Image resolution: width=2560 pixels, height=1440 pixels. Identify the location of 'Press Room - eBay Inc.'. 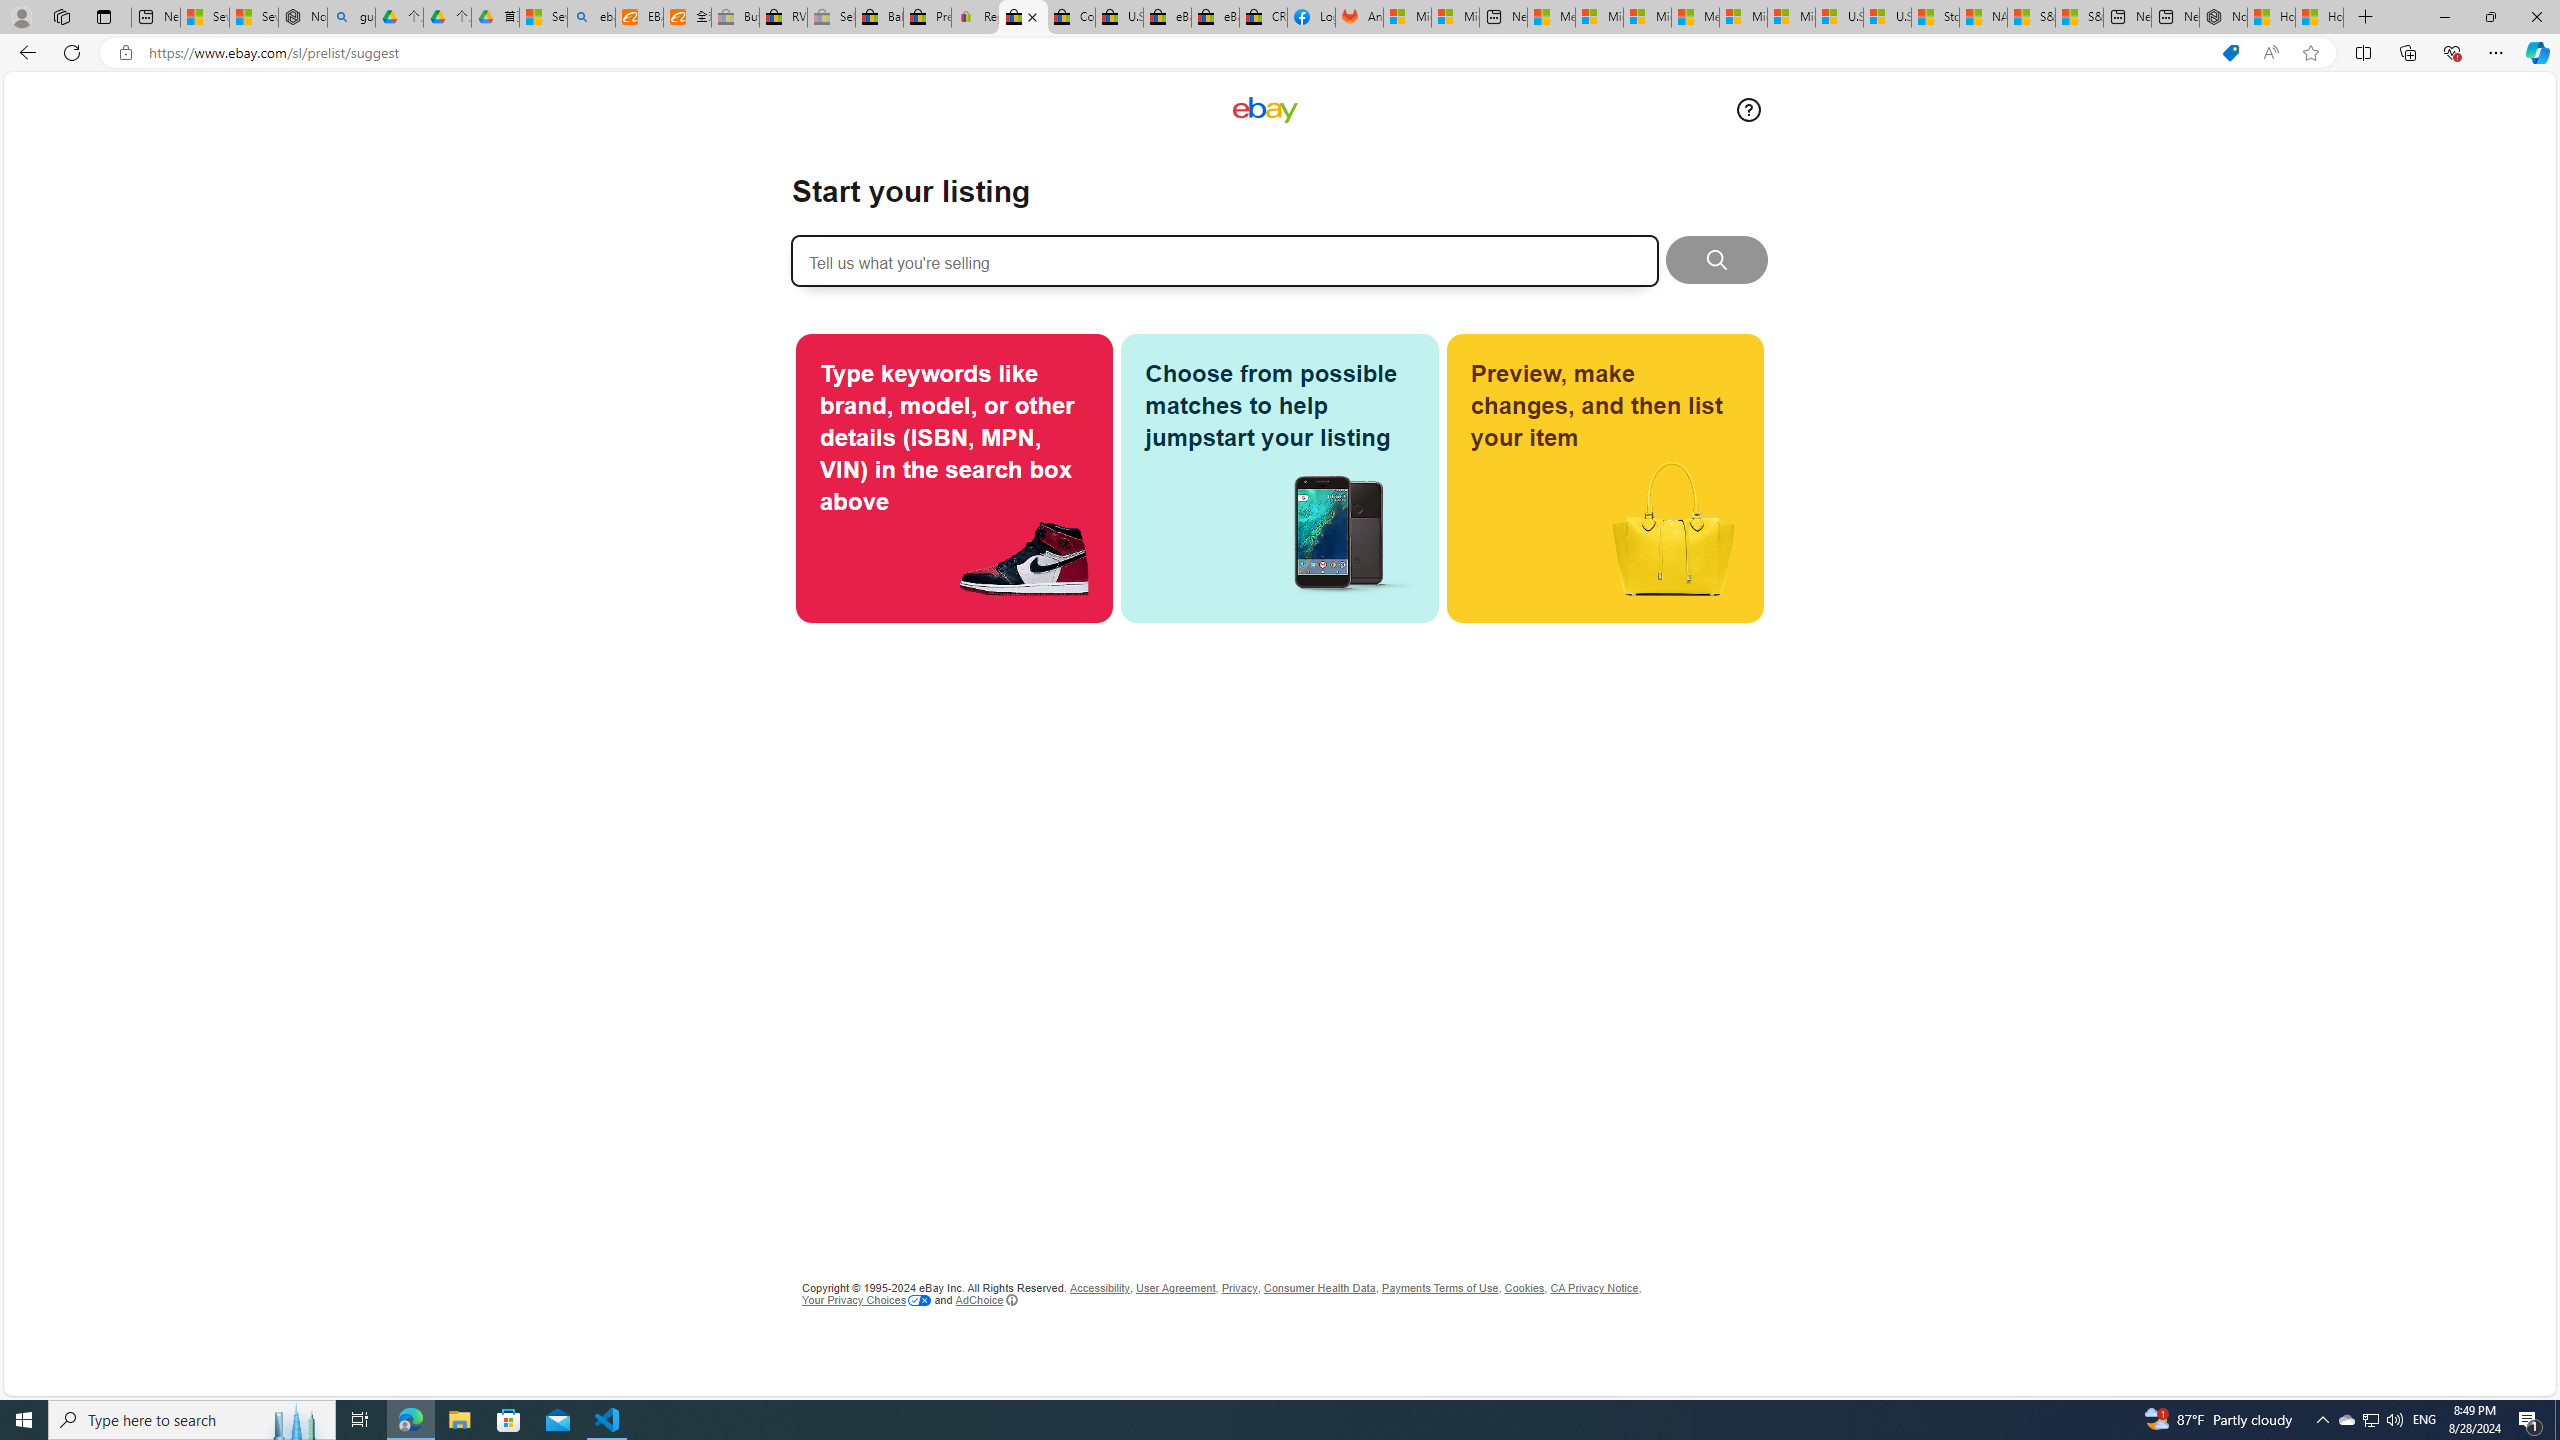
(928, 16).